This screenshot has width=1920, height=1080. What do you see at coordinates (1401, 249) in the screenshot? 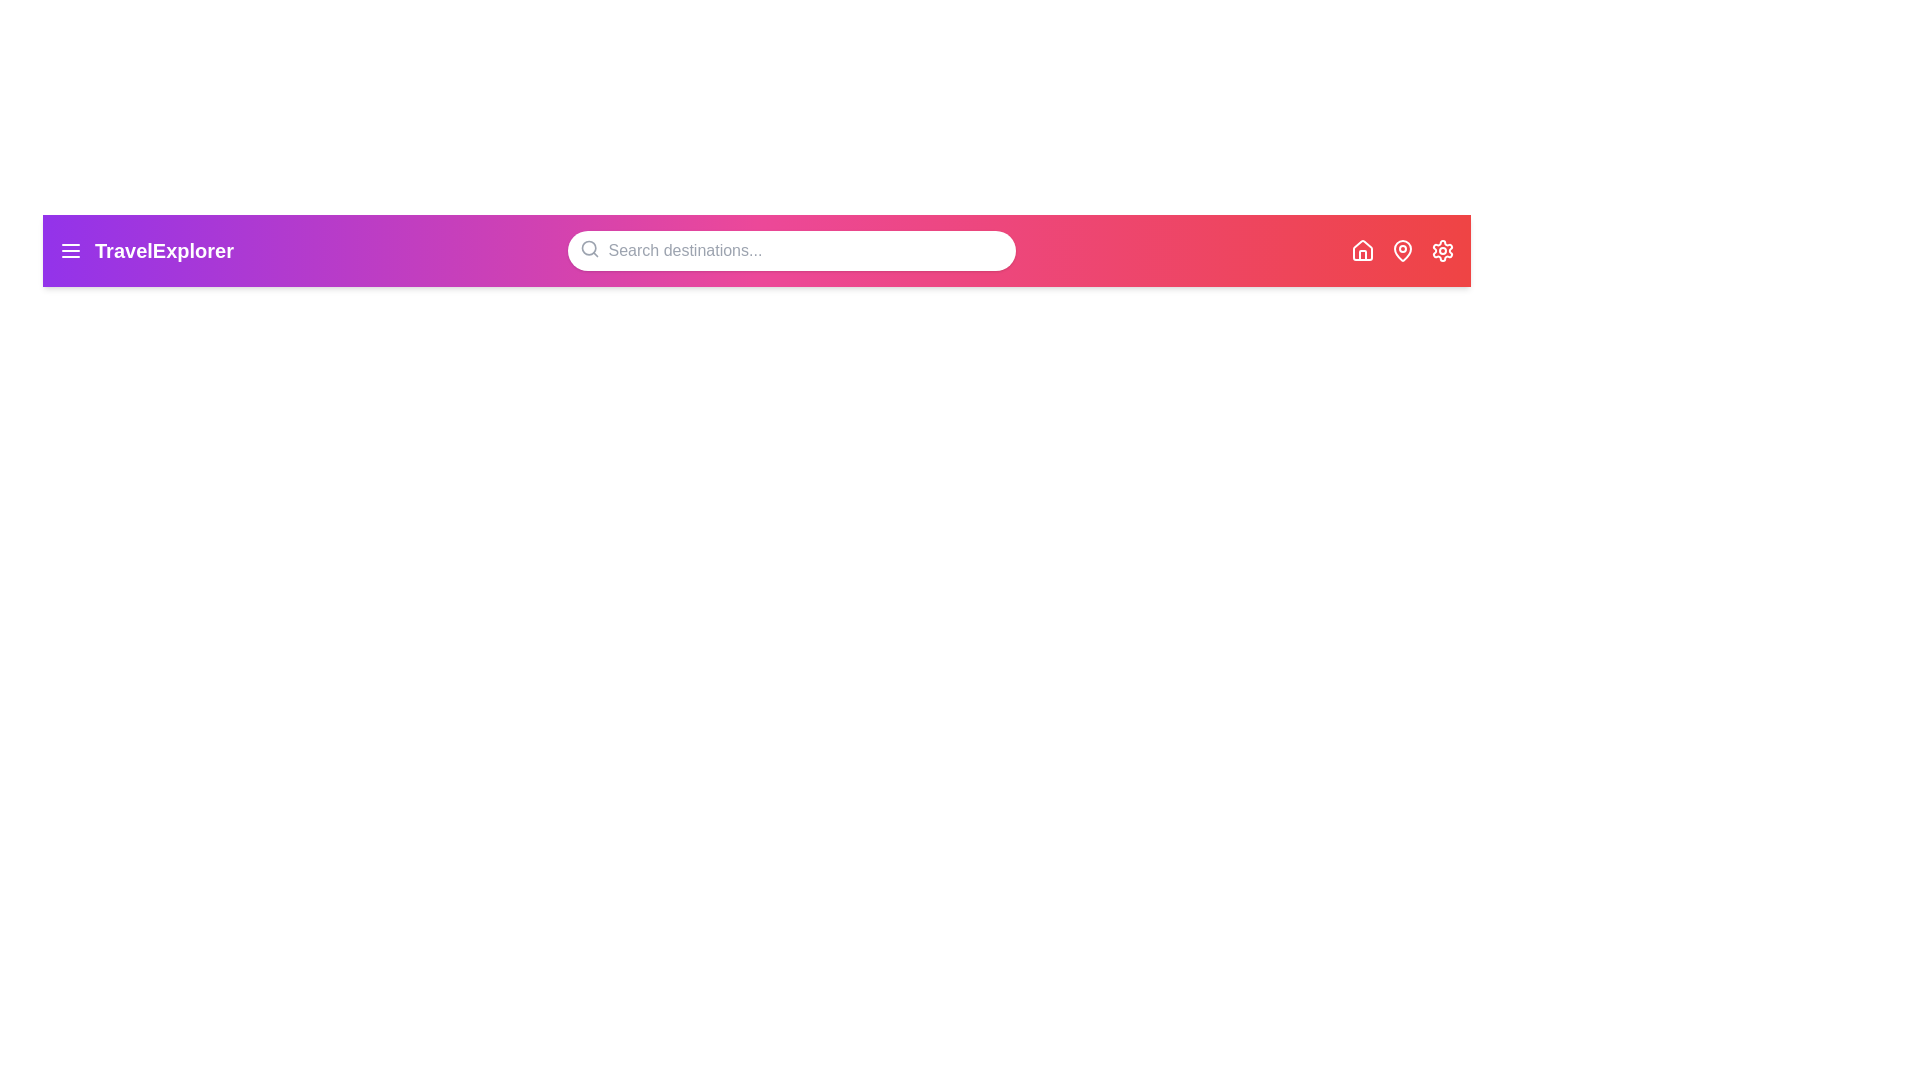
I see `the MapPin icon to view or locate destinations` at bounding box center [1401, 249].